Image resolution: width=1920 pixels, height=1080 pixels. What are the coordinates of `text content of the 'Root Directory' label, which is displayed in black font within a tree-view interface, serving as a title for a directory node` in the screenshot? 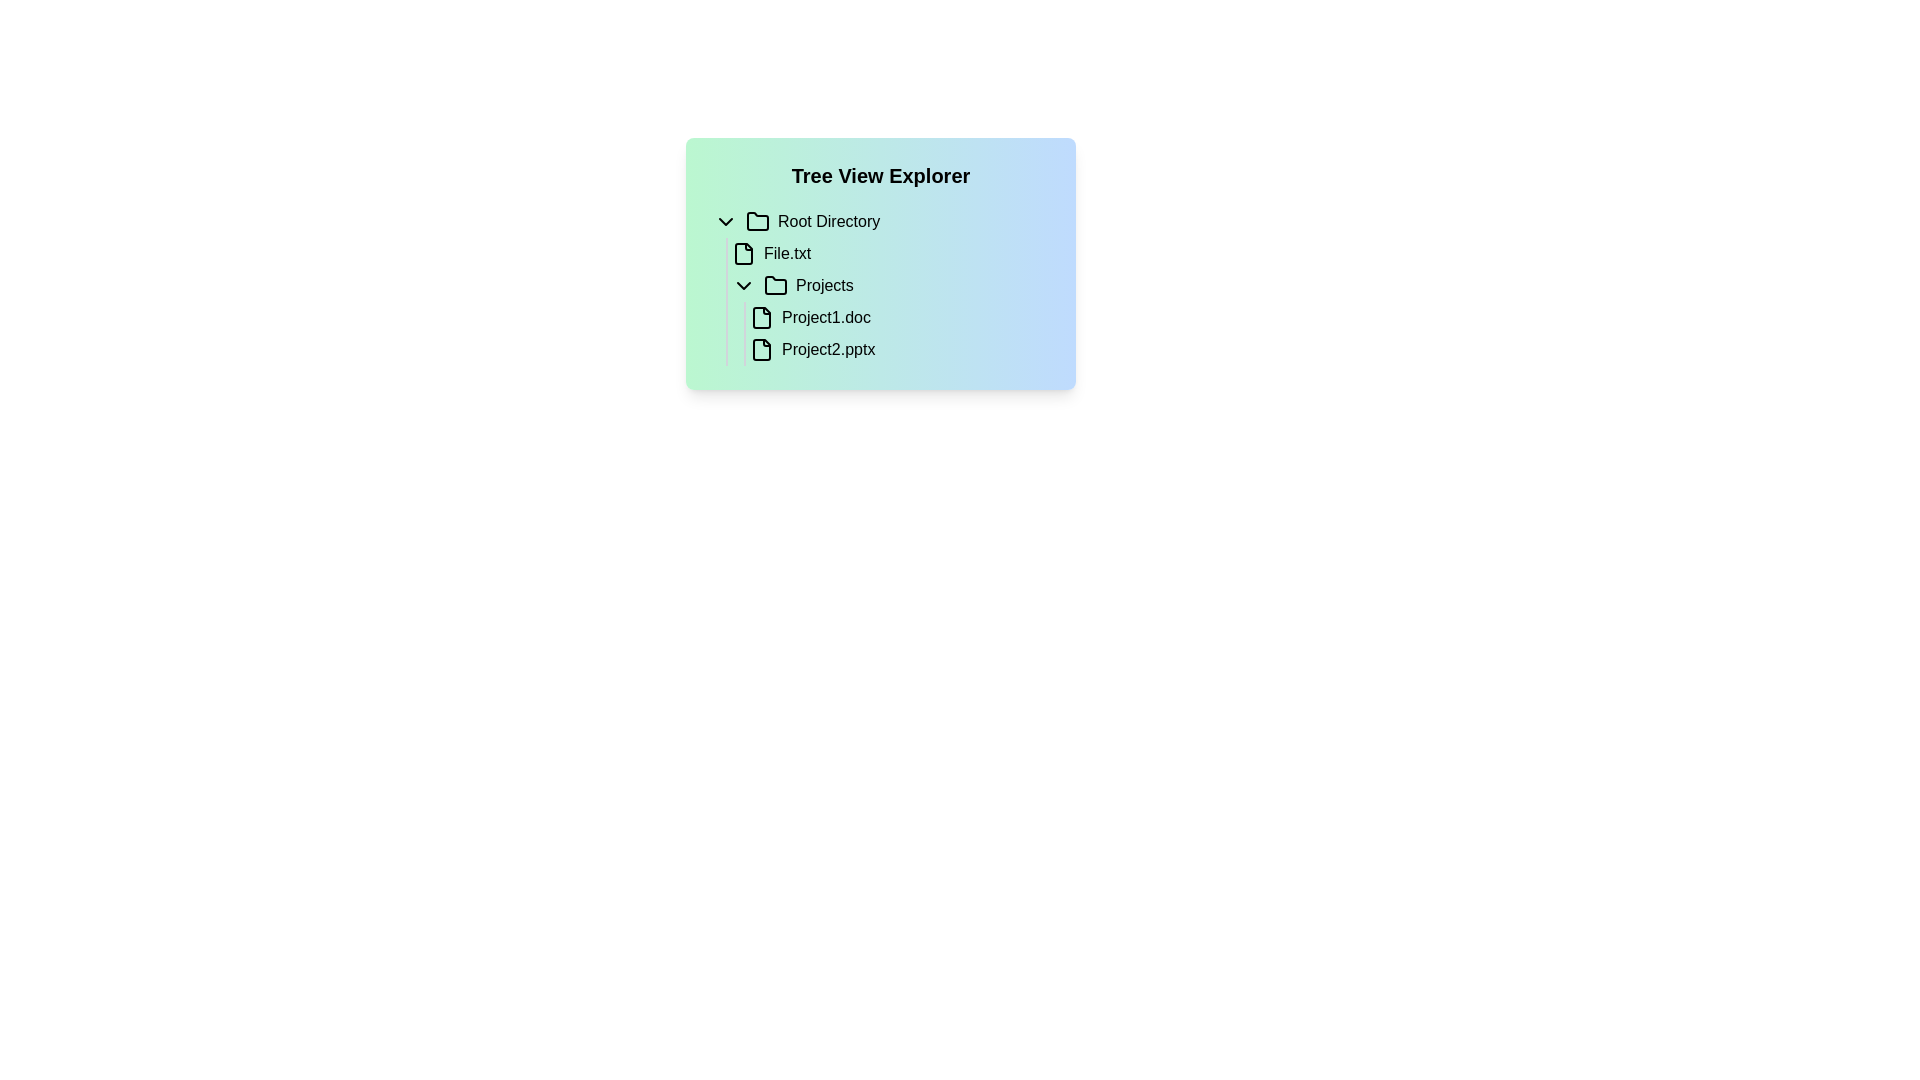 It's located at (829, 222).